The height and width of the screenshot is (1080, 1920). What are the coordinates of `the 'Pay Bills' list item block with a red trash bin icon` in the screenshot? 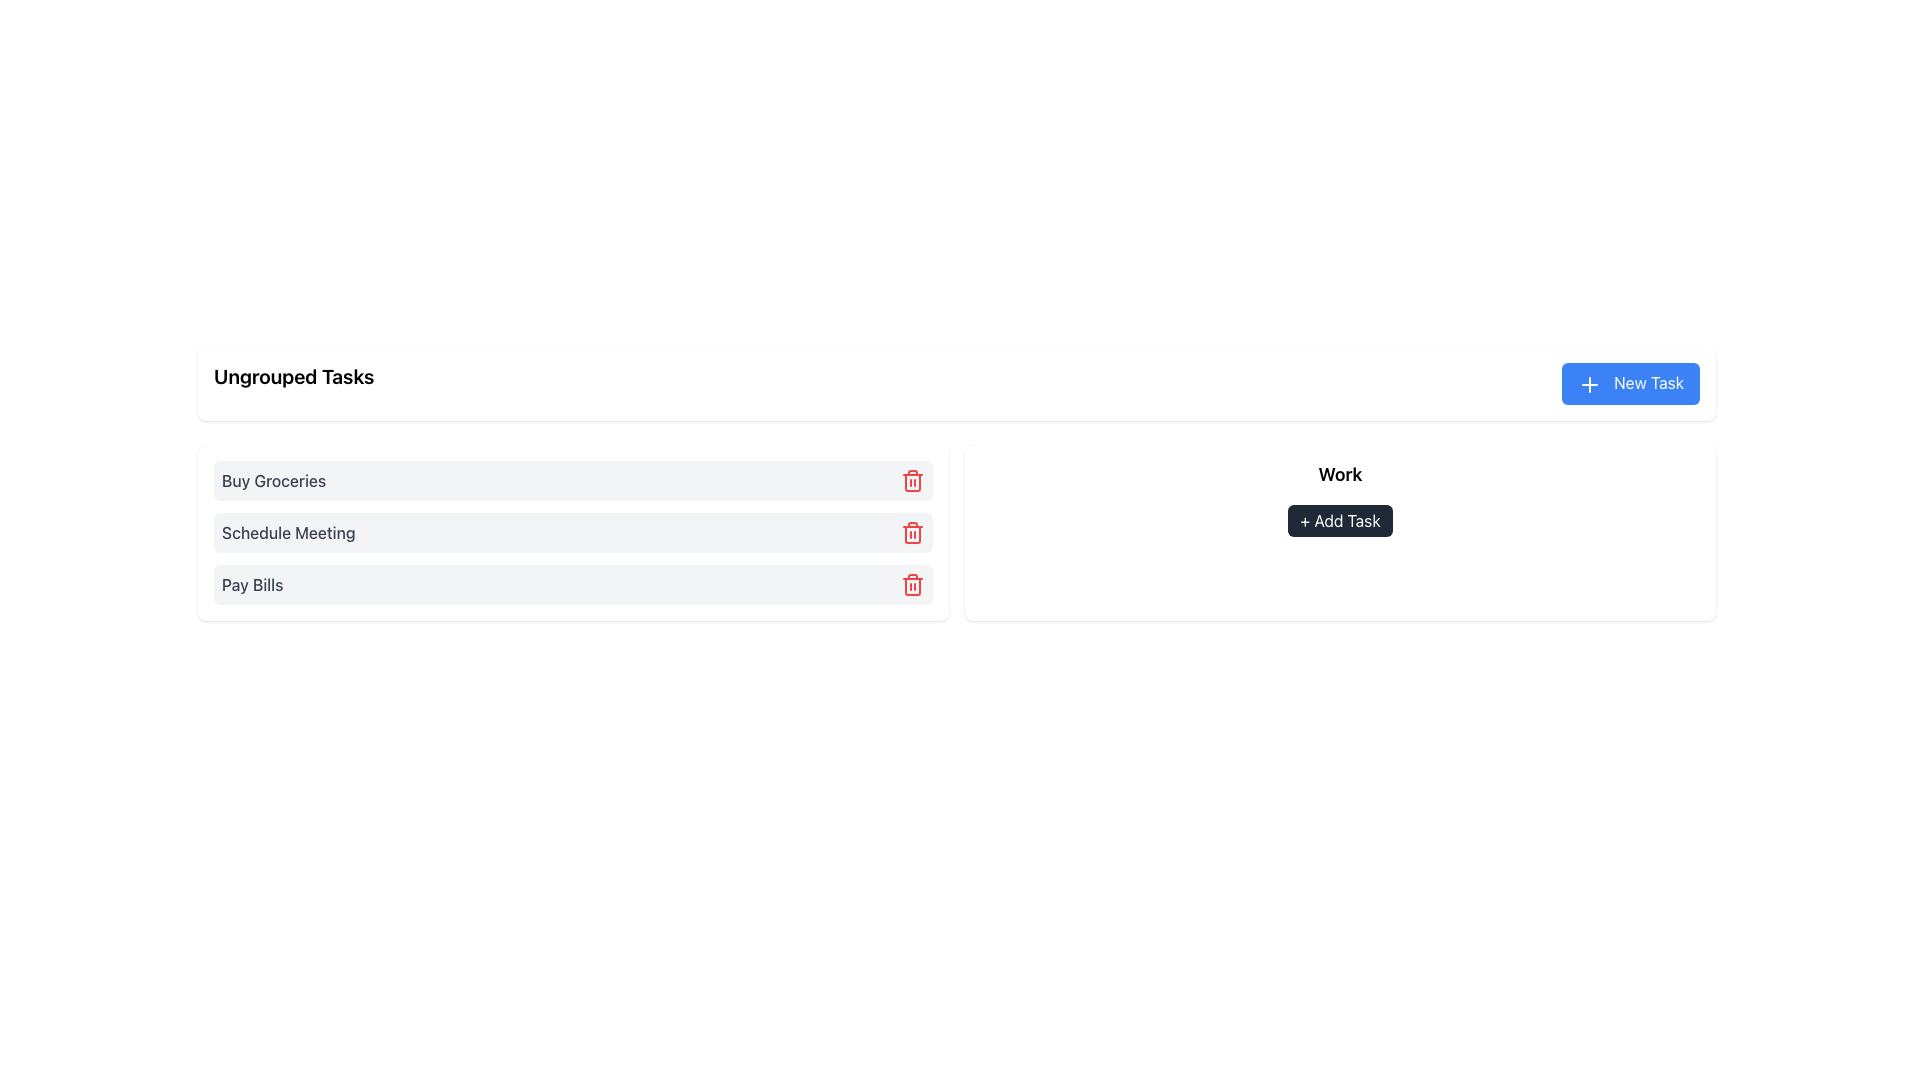 It's located at (572, 584).